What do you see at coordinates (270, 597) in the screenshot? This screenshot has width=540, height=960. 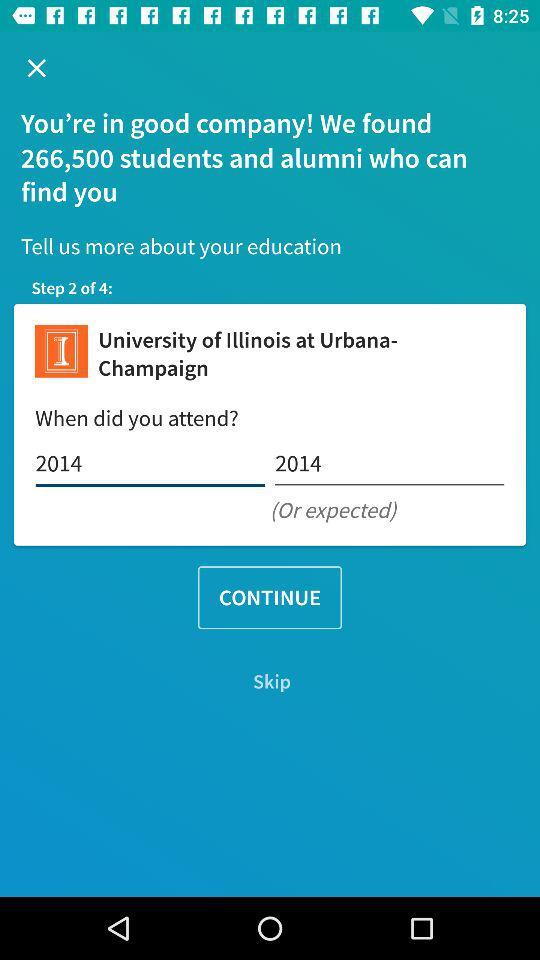 I see `the continue icon` at bounding box center [270, 597].